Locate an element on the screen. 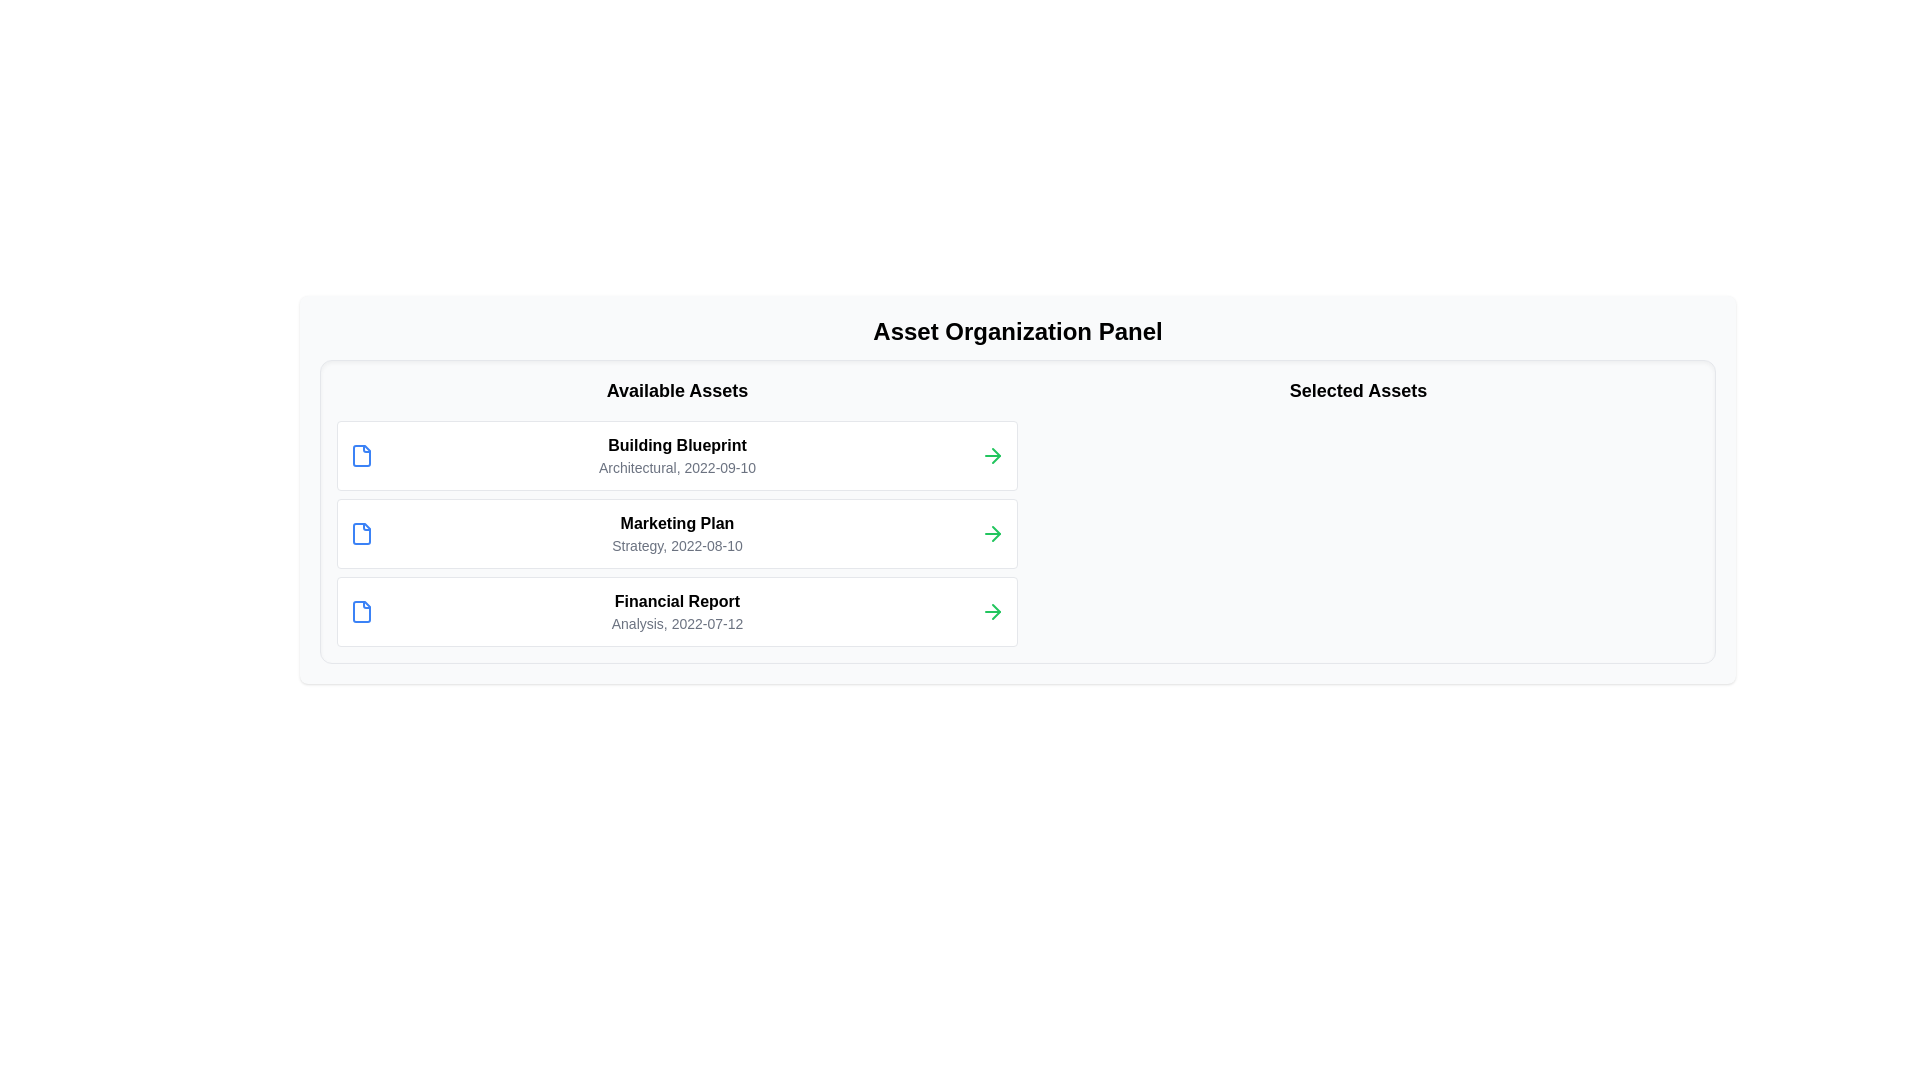 This screenshot has width=1920, height=1080. the 'Marketing Plan' list entry, which is the second row under the 'Available Assets' section is located at coordinates (677, 532).